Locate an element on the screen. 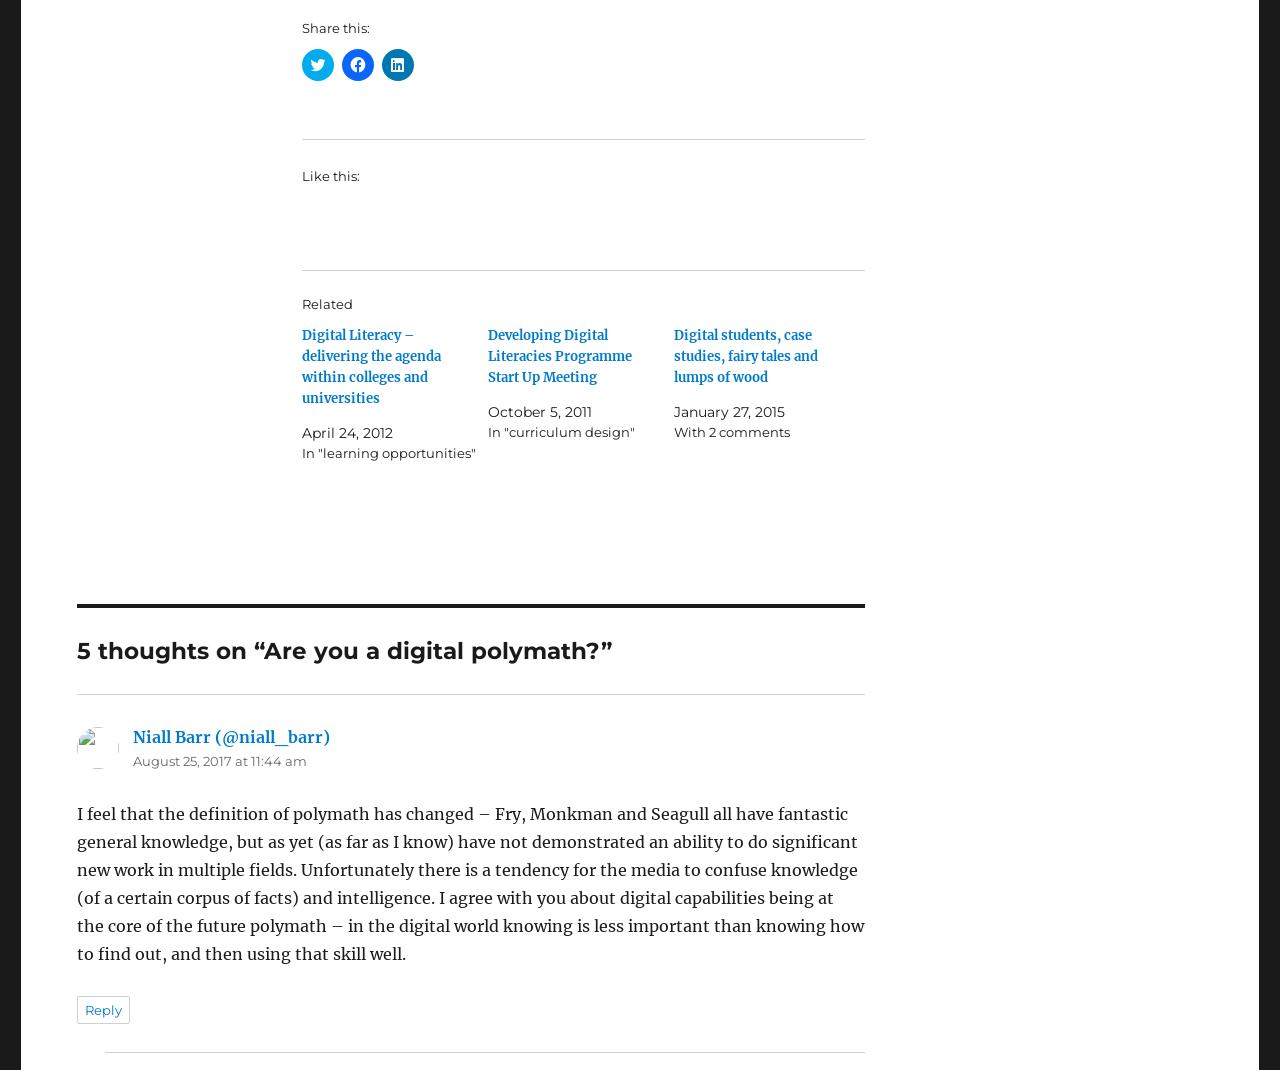 The height and width of the screenshot is (1070, 1280). 'In "curriculum design"' is located at coordinates (560, 430).